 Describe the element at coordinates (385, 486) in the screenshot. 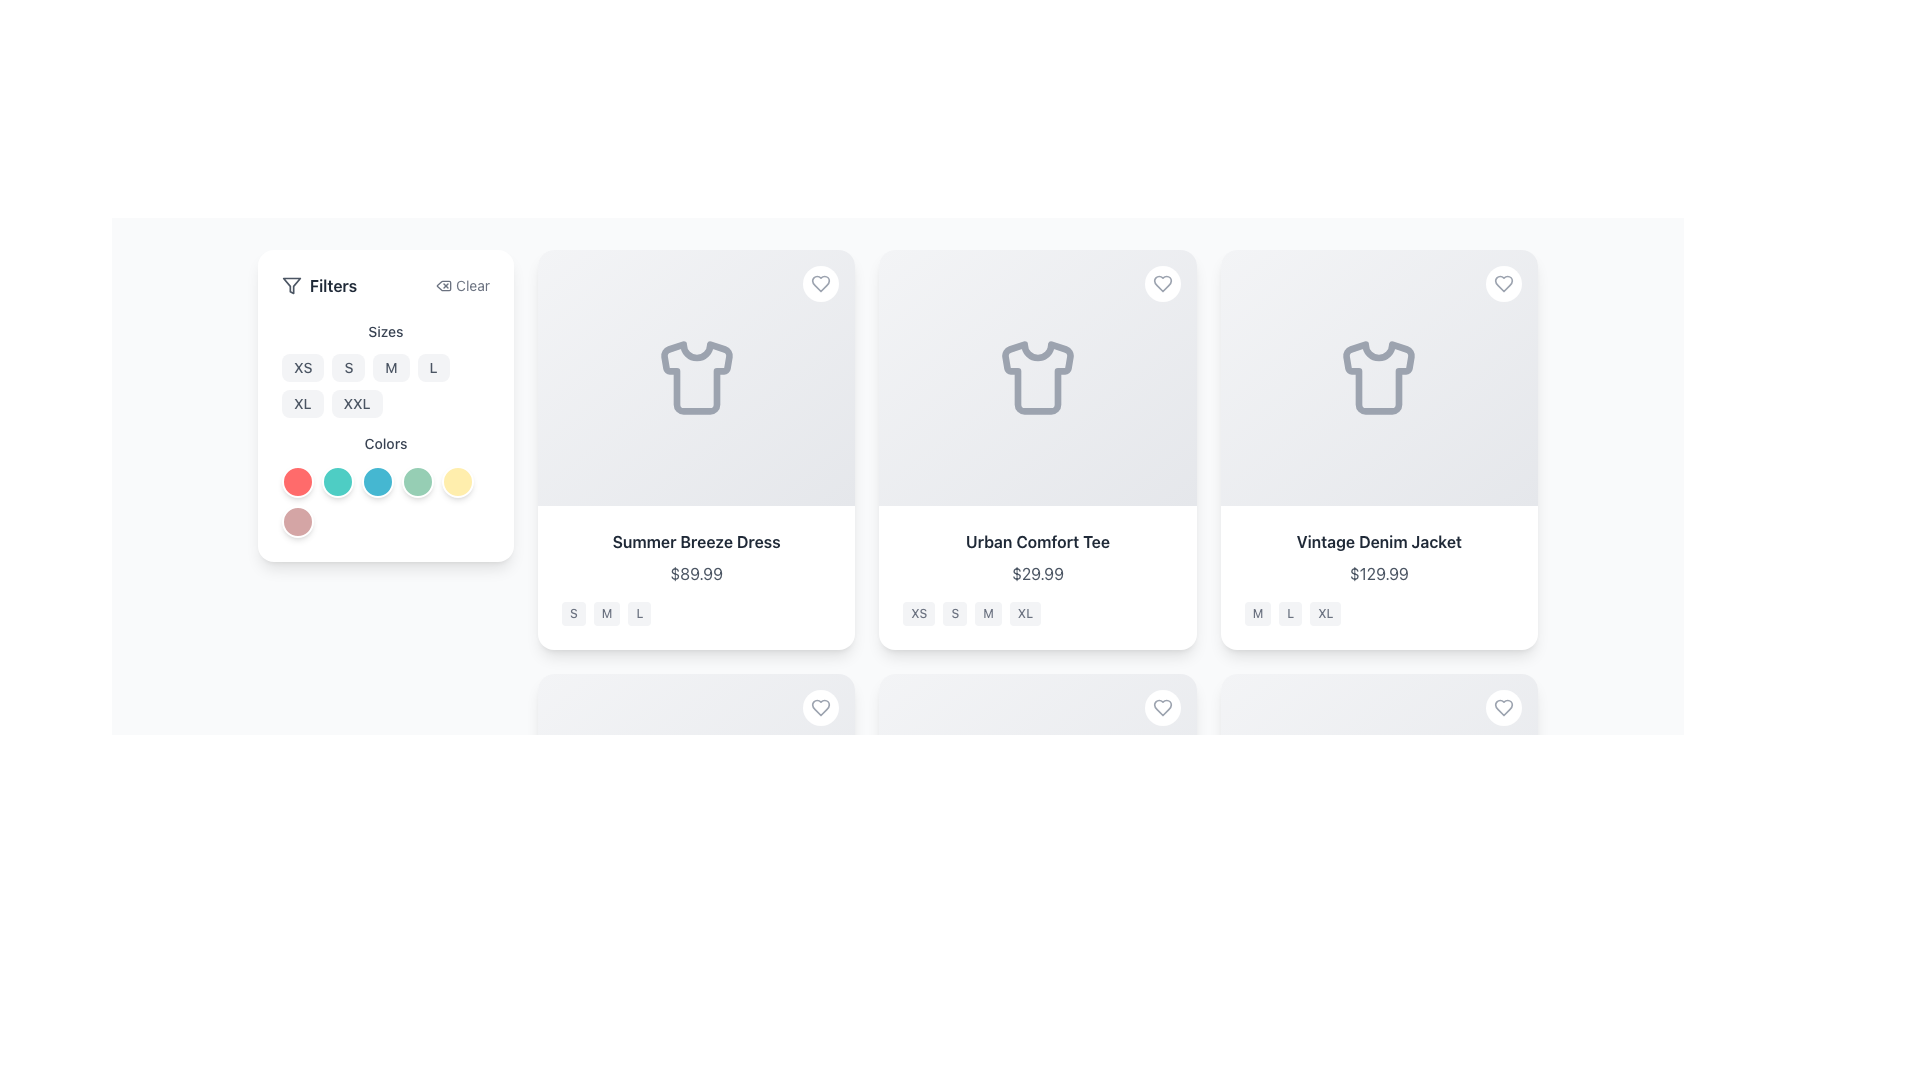

I see `the third circular icon` at that location.